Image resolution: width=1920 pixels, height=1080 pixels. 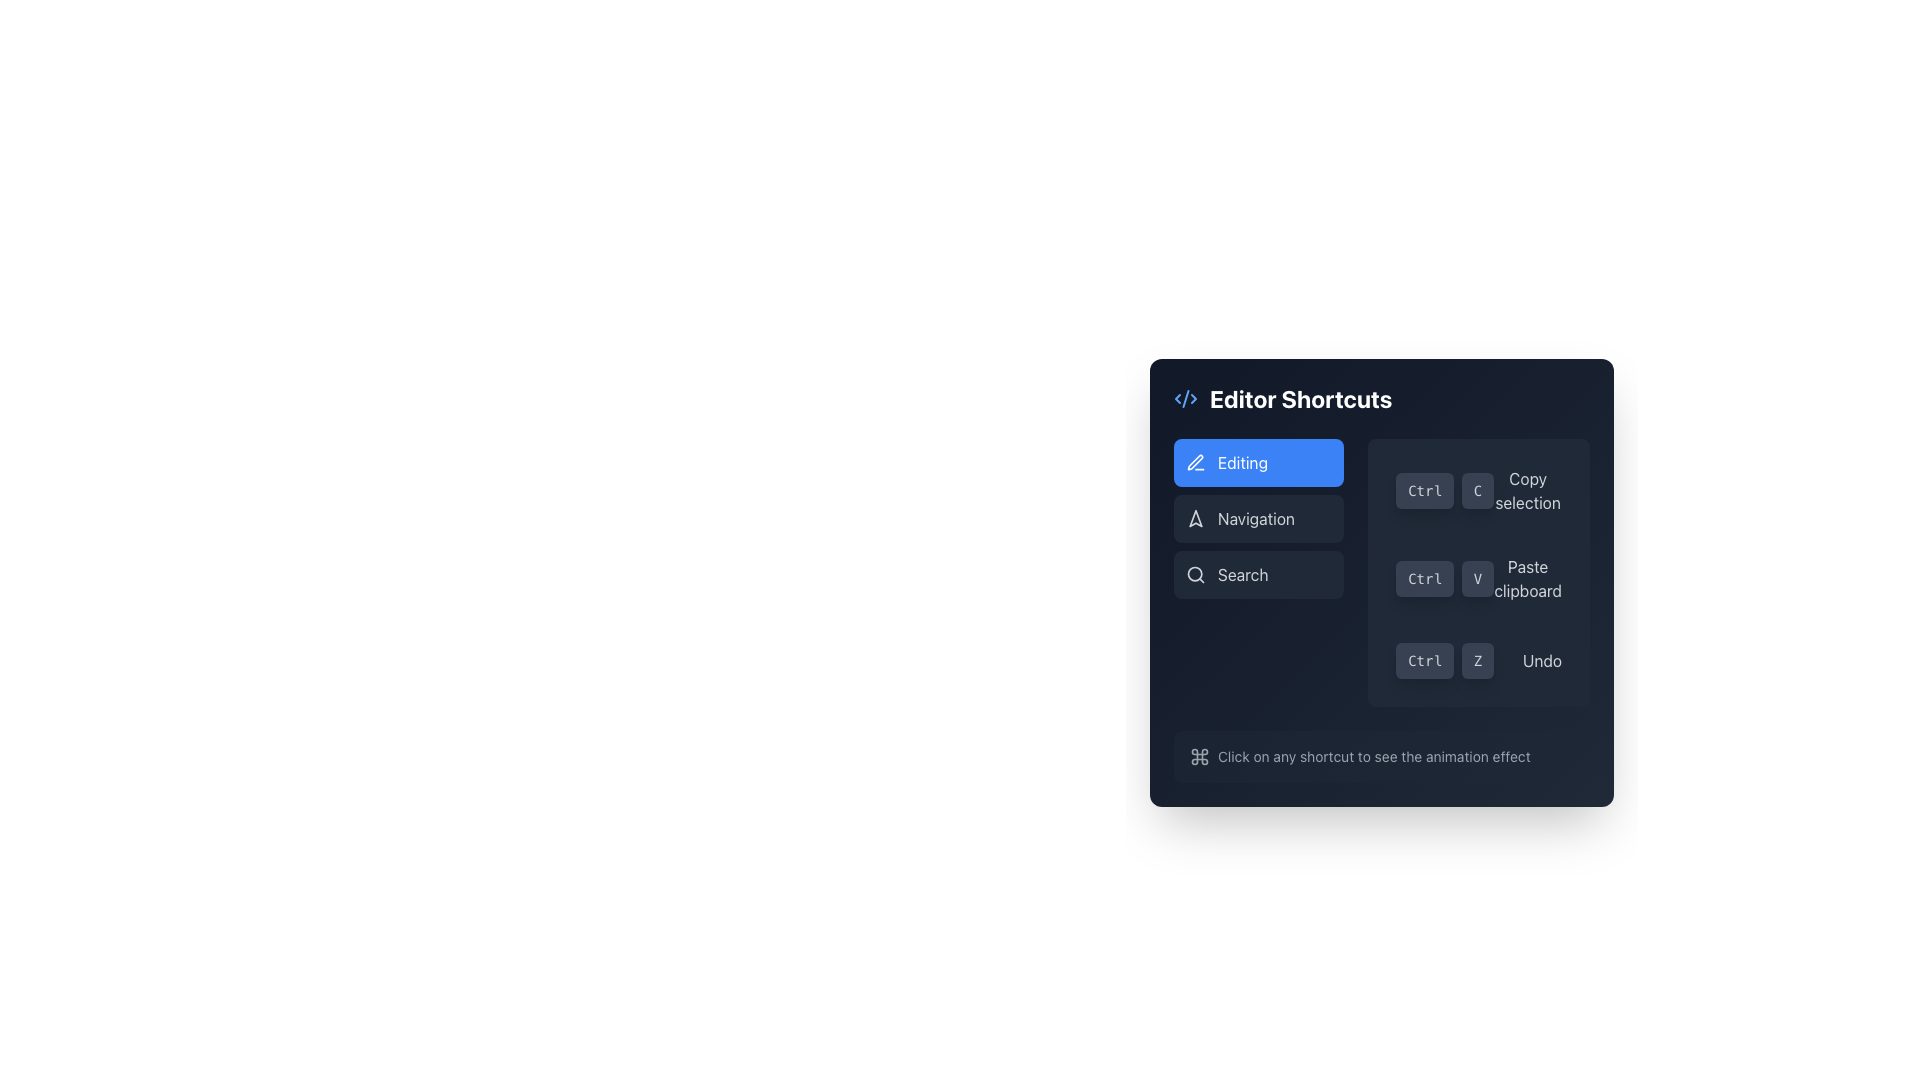 I want to click on the 'Navigation' icon located within the 'Editor Shortcuts' list, positioned next to the 'Navigation' label, so click(x=1195, y=518).